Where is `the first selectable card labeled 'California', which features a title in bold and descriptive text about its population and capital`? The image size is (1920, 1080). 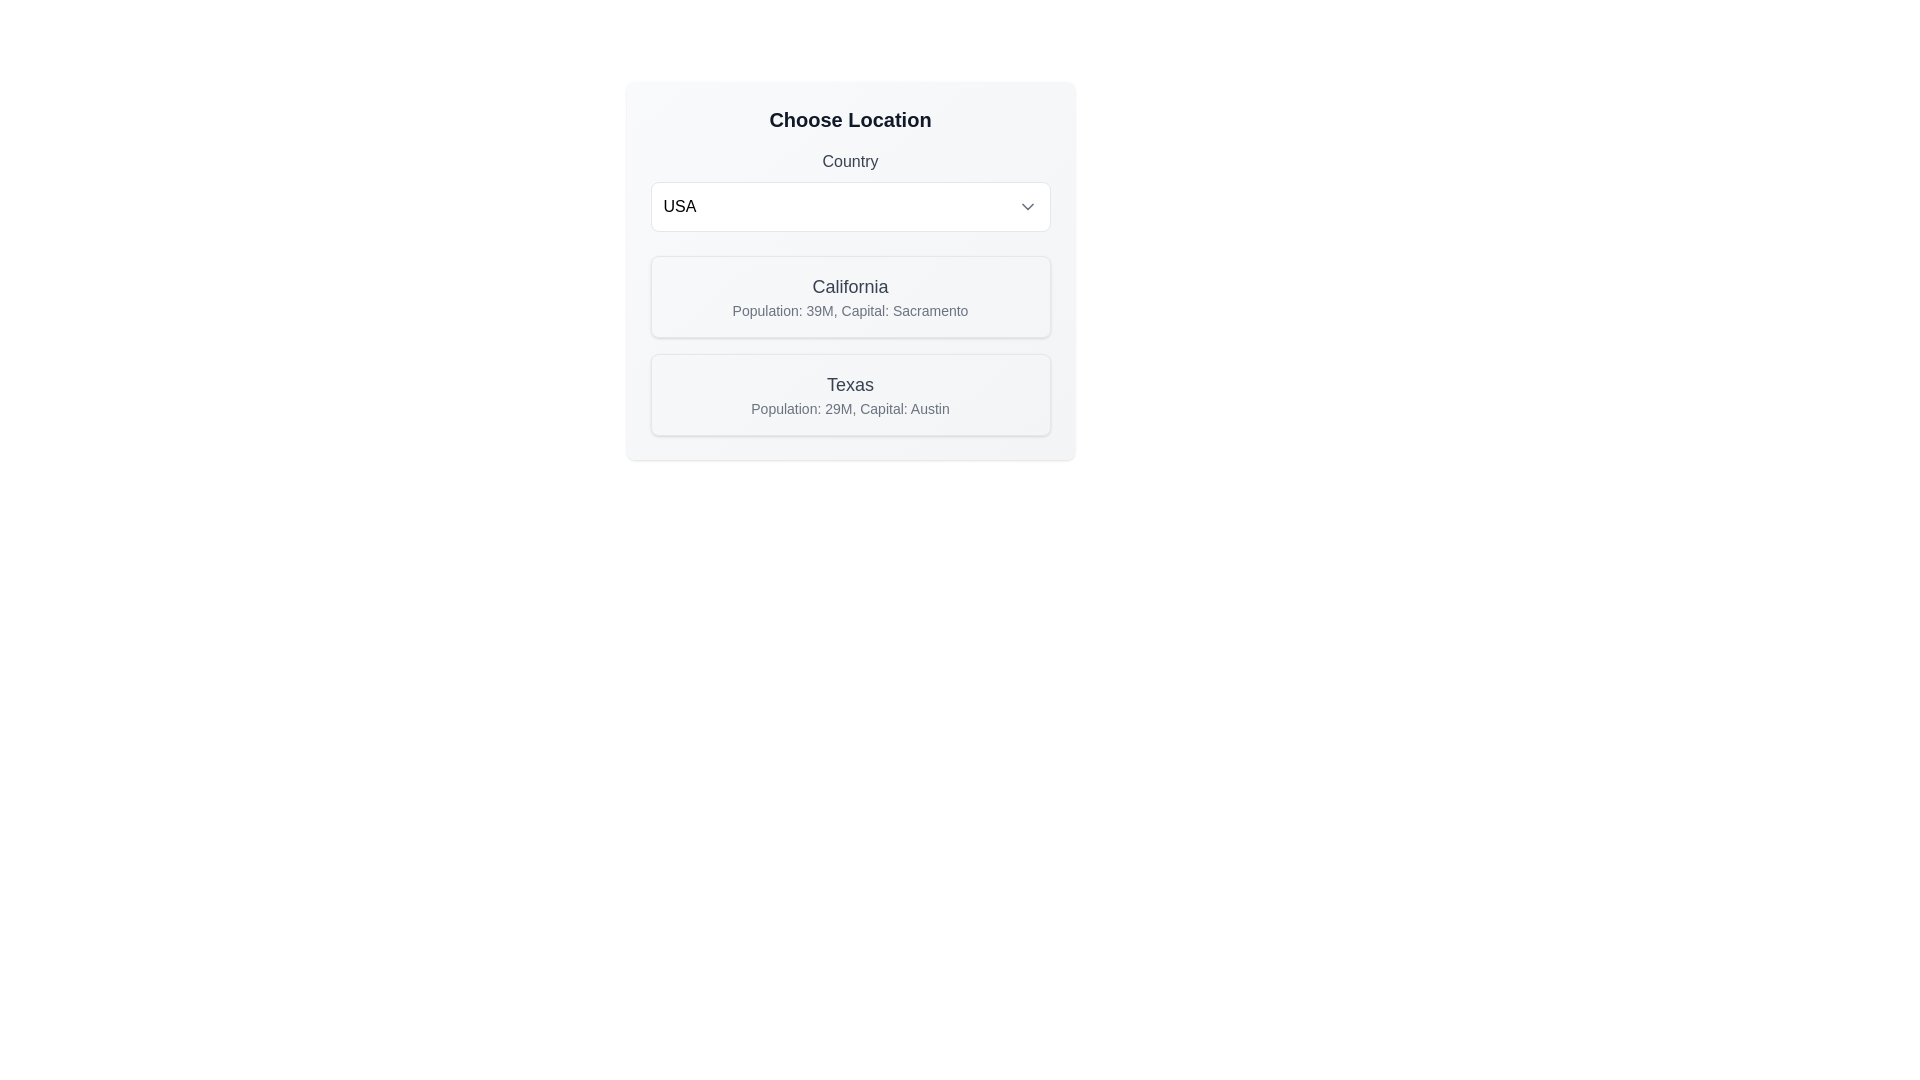
the first selectable card labeled 'California', which features a title in bold and descriptive text about its population and capital is located at coordinates (850, 297).